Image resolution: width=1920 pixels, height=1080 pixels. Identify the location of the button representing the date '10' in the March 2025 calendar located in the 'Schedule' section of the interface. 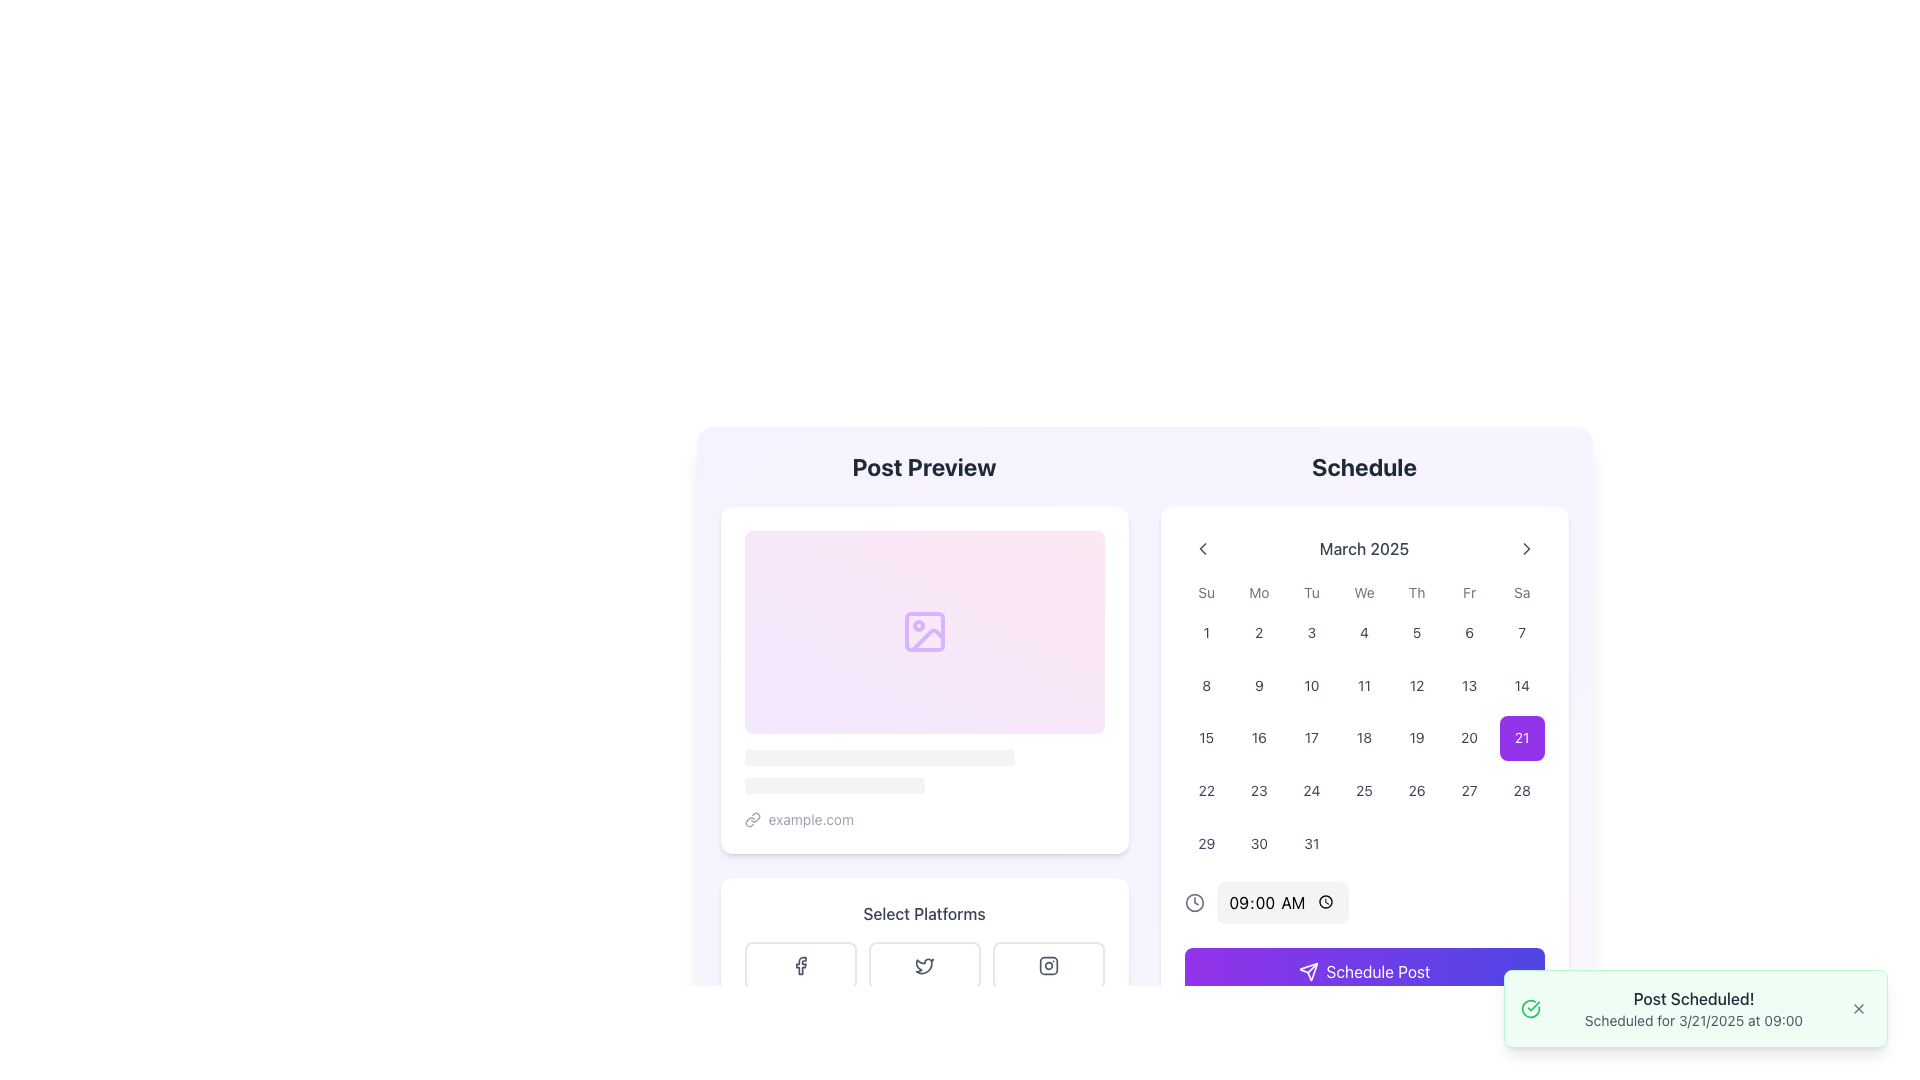
(1311, 684).